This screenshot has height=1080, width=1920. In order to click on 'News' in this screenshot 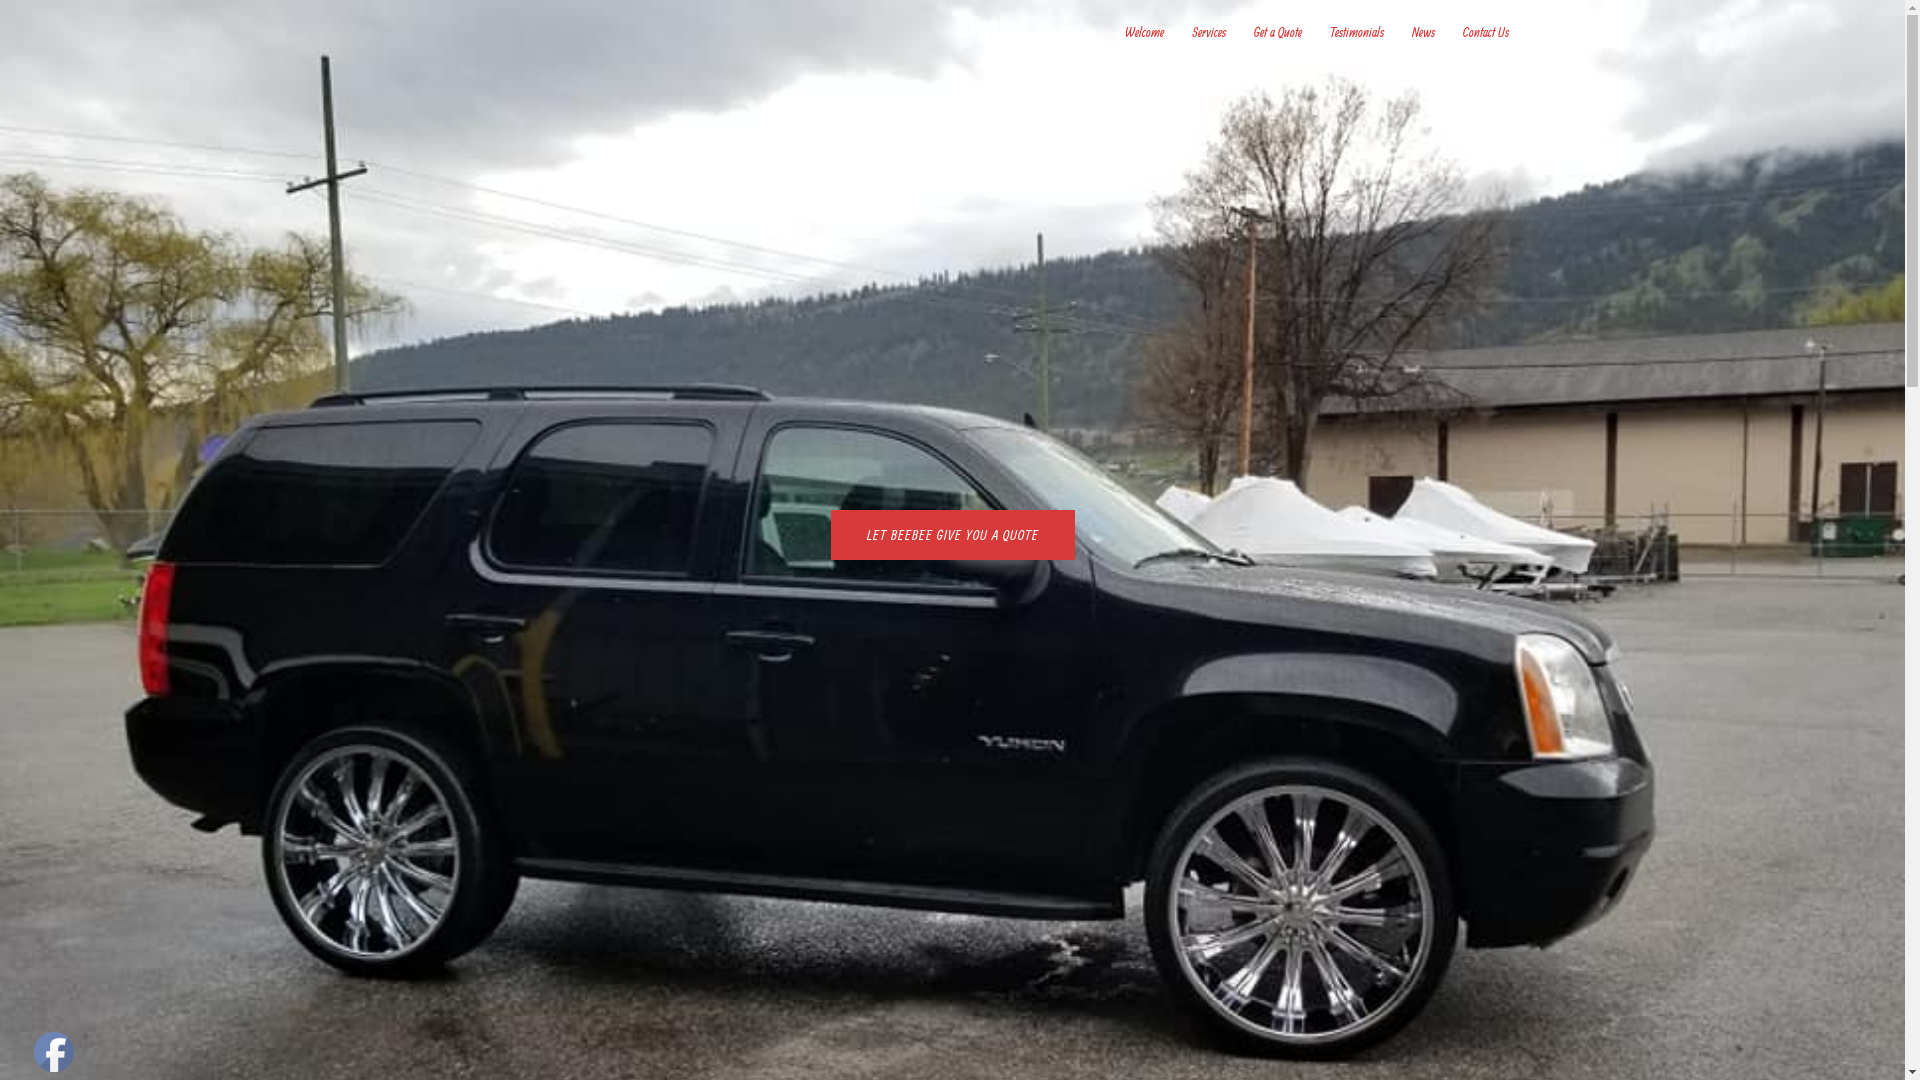, I will do `click(1422, 33)`.